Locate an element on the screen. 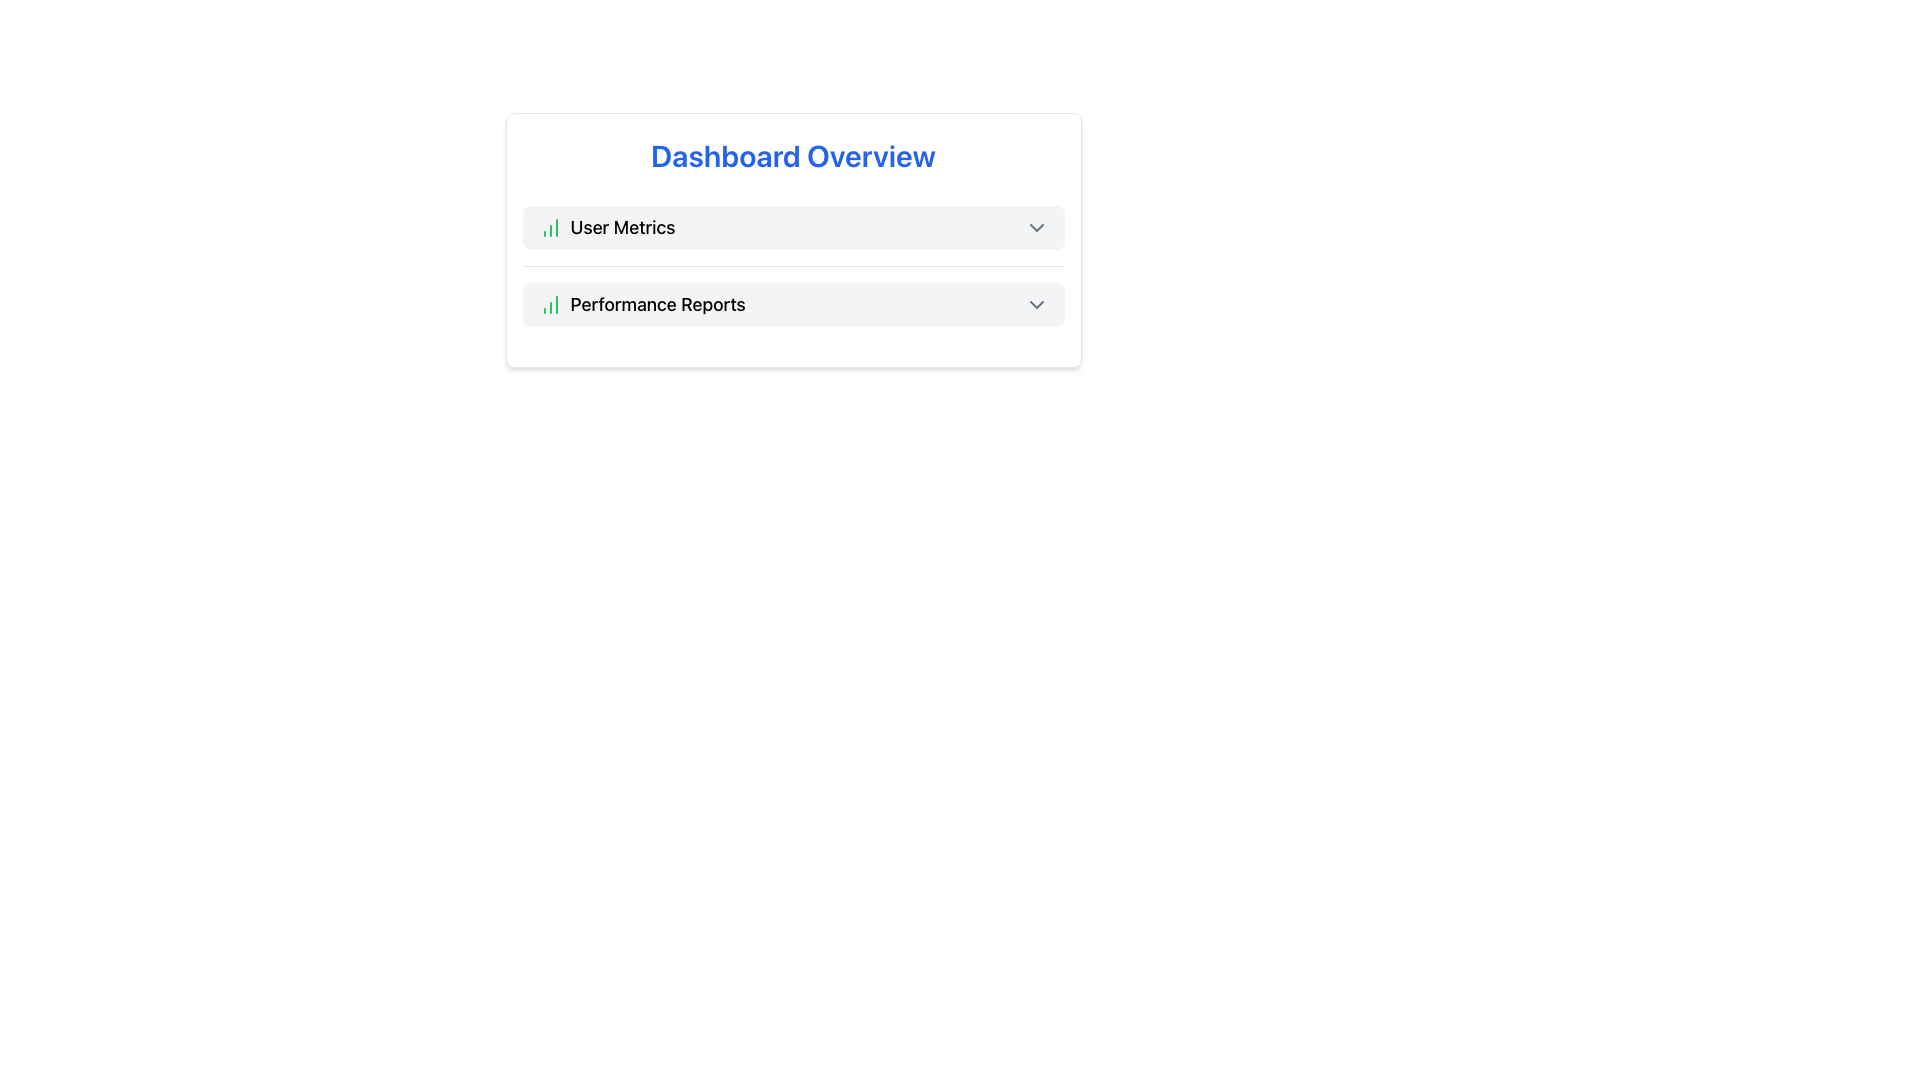 Image resolution: width=1920 pixels, height=1080 pixels. the 'Performance Reports' button, which has a light gray background and is located below the 'User Metrics' item is located at coordinates (792, 304).